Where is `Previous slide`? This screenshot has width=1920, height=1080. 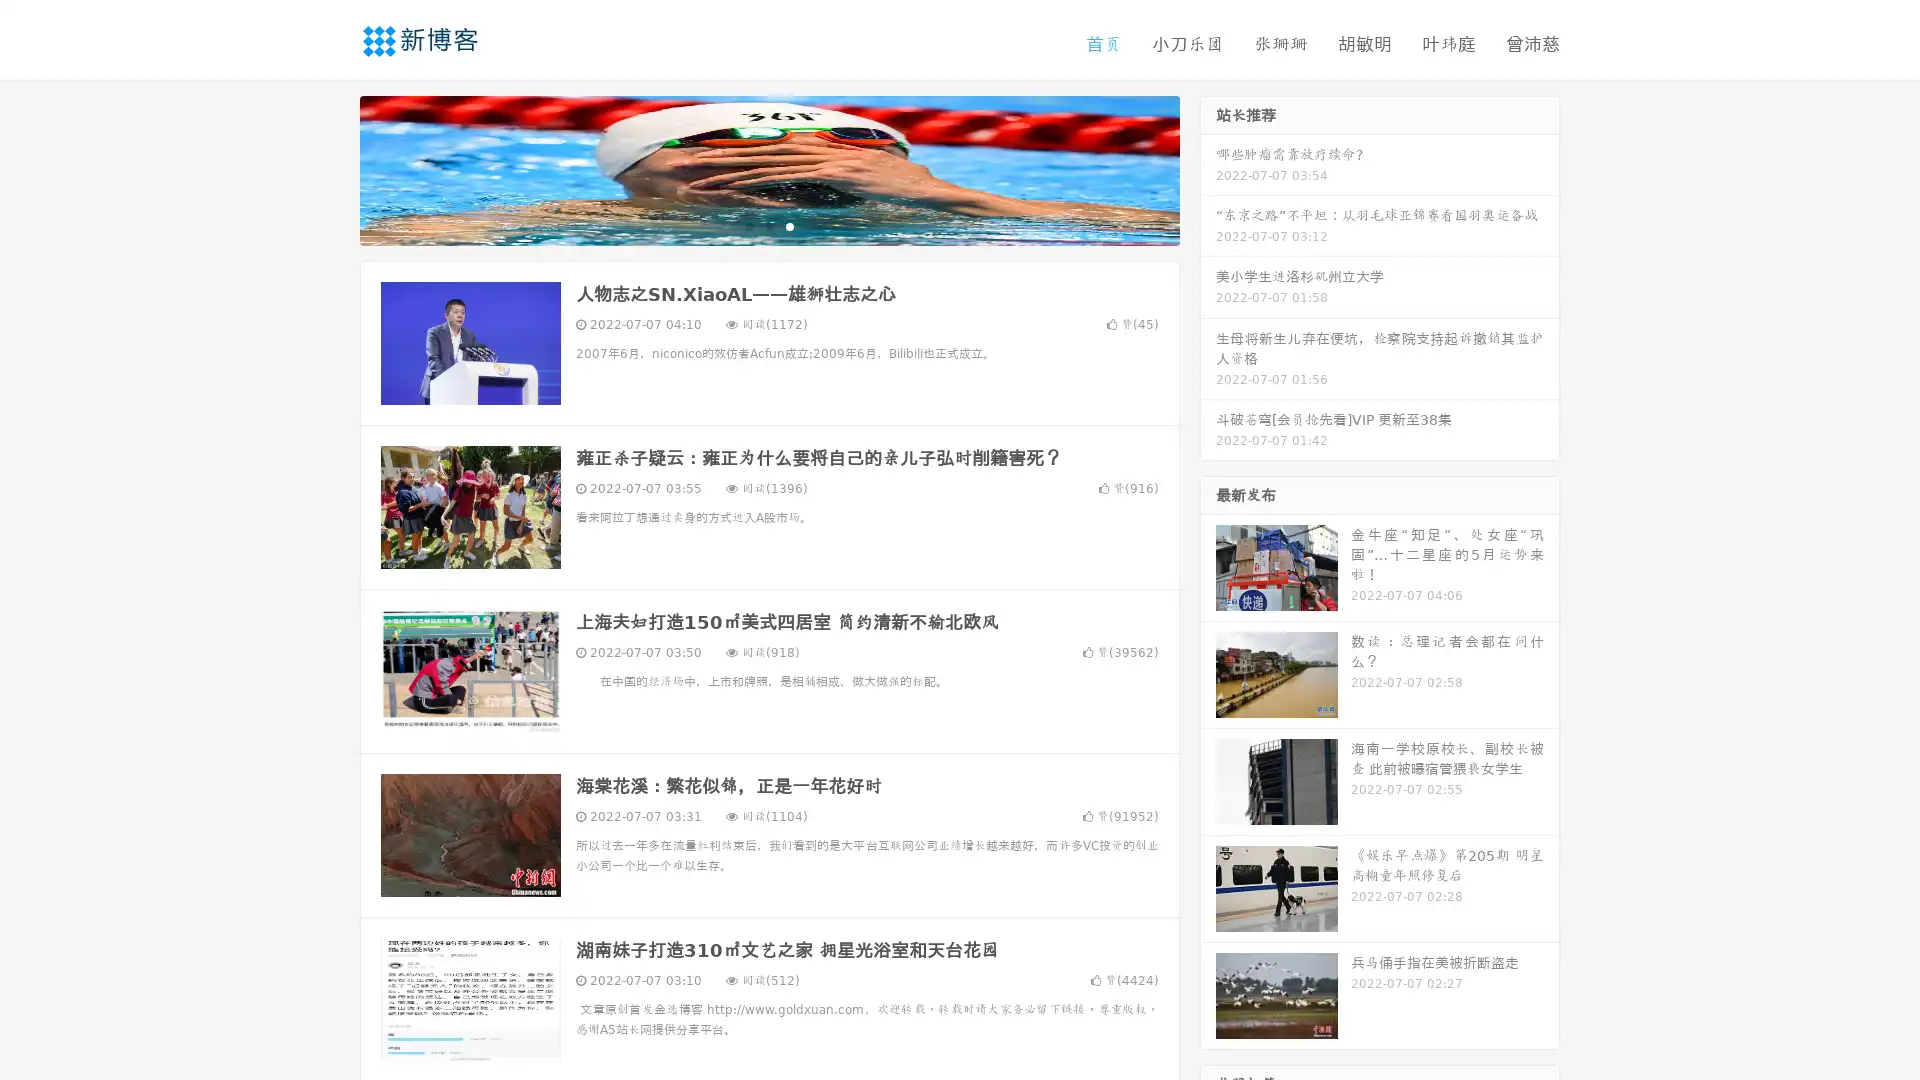
Previous slide is located at coordinates (330, 168).